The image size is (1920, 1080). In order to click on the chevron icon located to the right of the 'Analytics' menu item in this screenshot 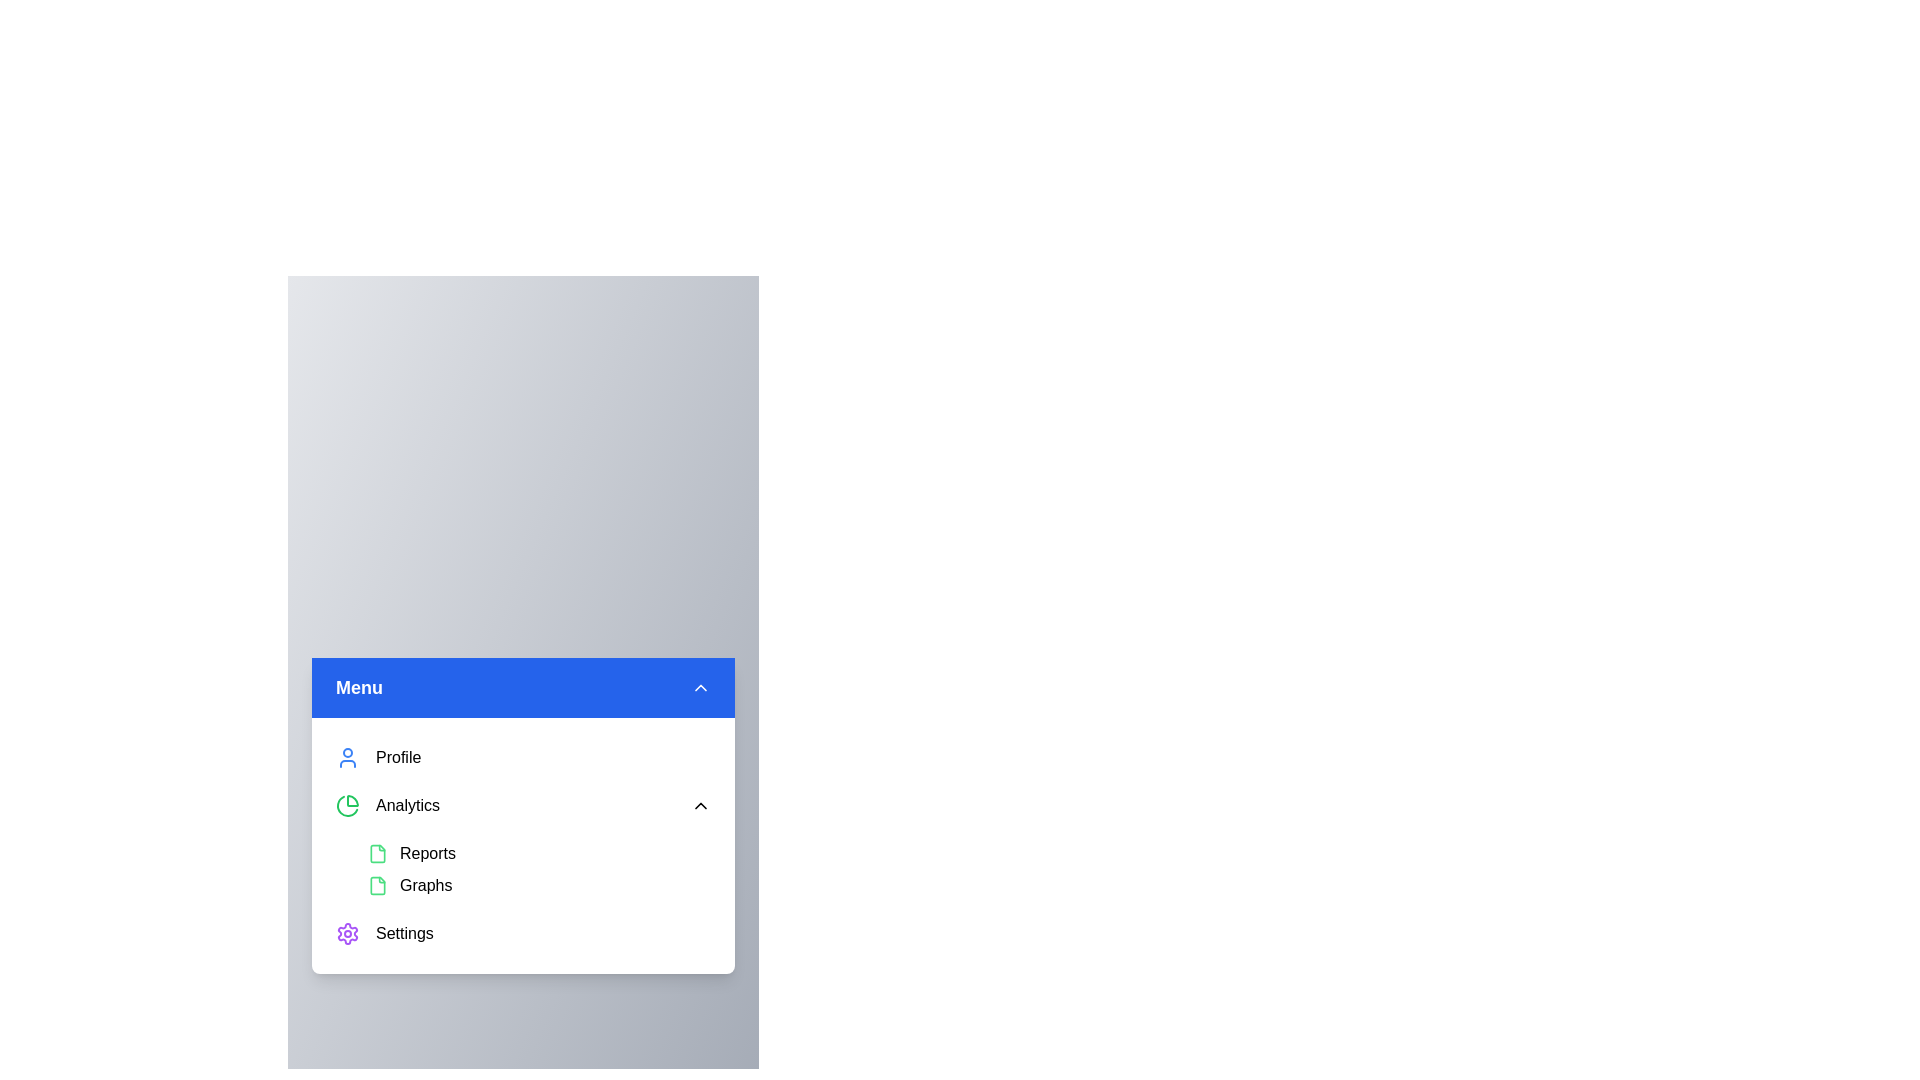, I will do `click(700, 805)`.